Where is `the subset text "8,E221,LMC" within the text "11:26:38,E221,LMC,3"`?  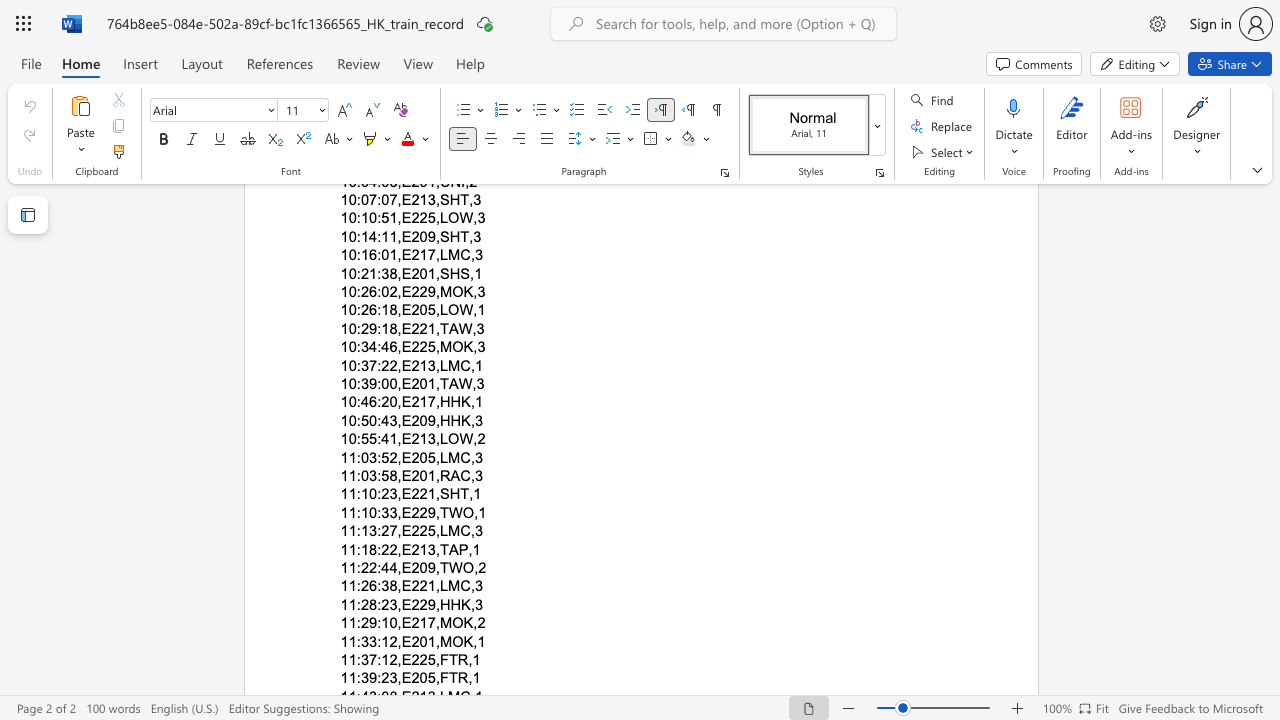 the subset text "8,E221,LMC" within the text "11:26:38,E221,LMC,3" is located at coordinates (389, 585).